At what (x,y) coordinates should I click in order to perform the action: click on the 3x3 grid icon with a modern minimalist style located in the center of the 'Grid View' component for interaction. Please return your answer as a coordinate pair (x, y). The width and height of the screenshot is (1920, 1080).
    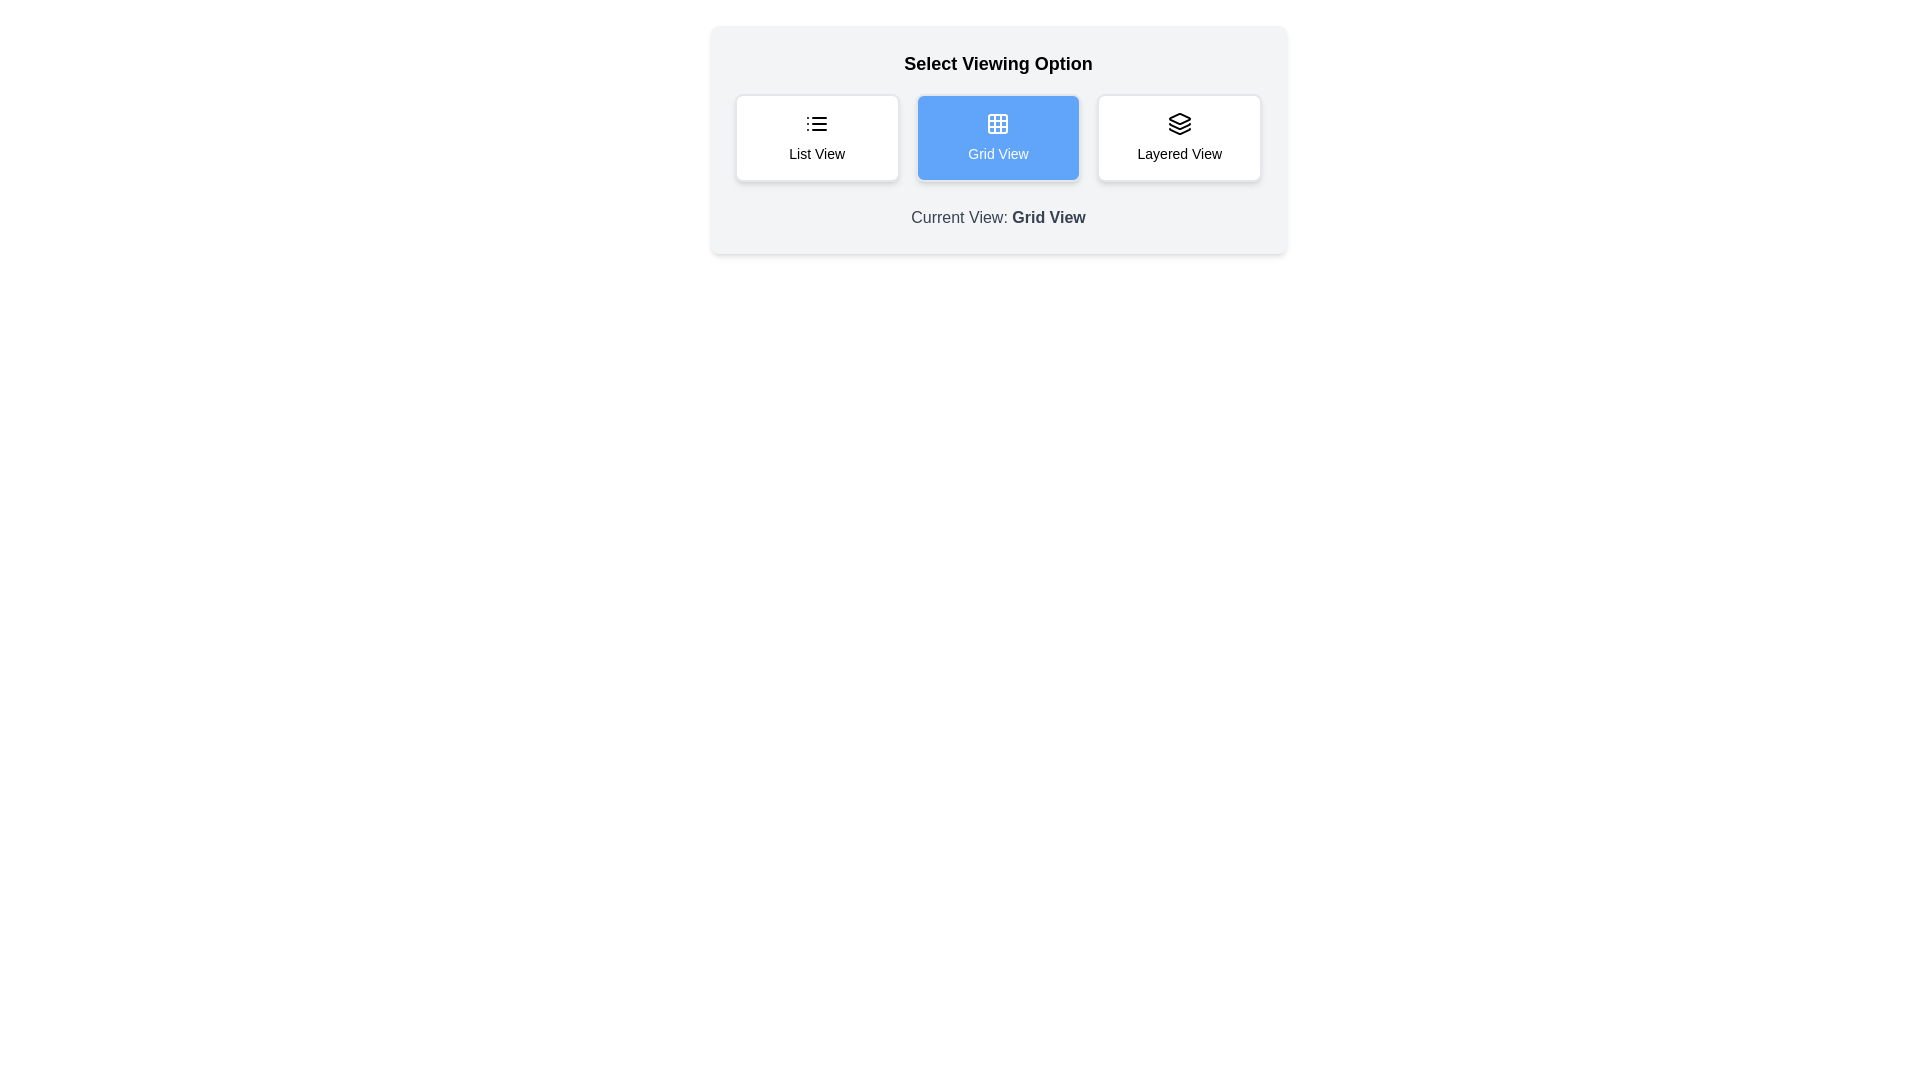
    Looking at the image, I should click on (998, 123).